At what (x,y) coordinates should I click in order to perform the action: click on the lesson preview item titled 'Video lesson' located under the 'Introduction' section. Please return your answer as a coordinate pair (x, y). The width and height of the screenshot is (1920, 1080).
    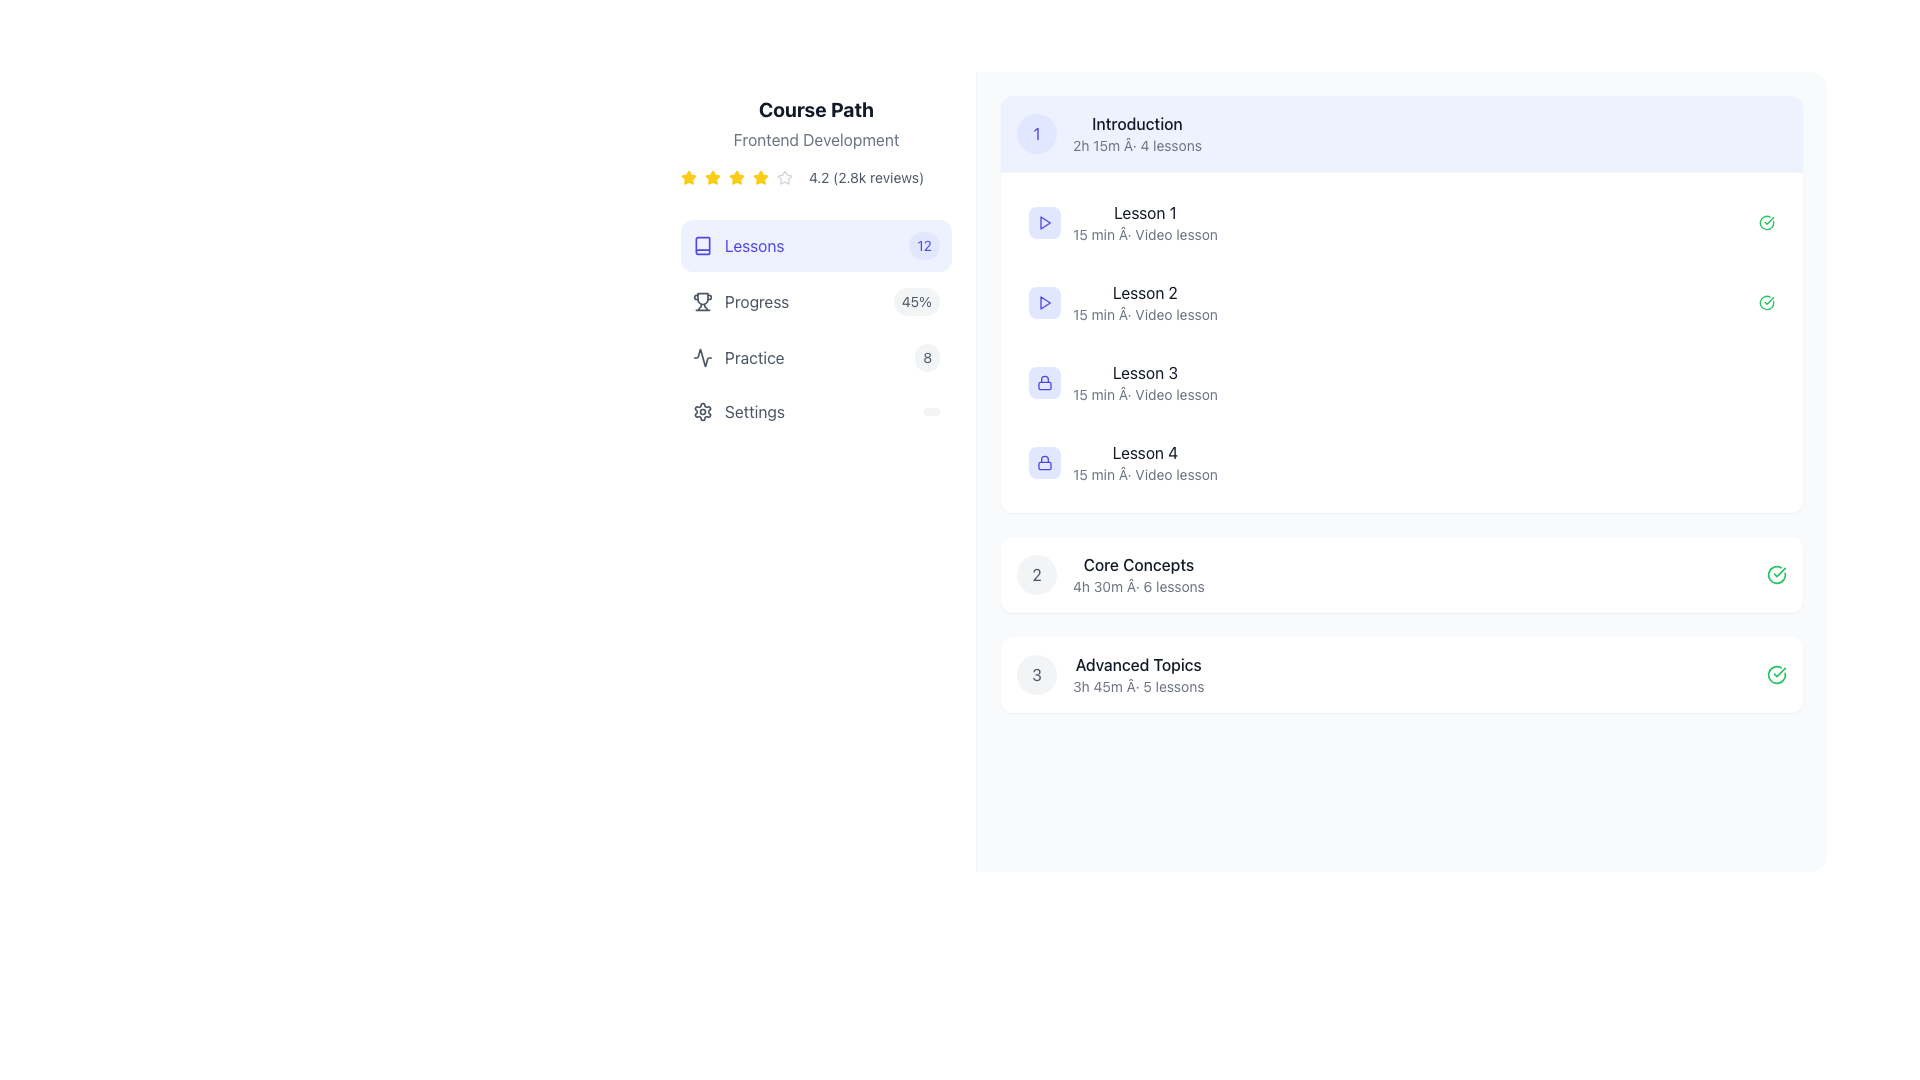
    Looking at the image, I should click on (1123, 303).